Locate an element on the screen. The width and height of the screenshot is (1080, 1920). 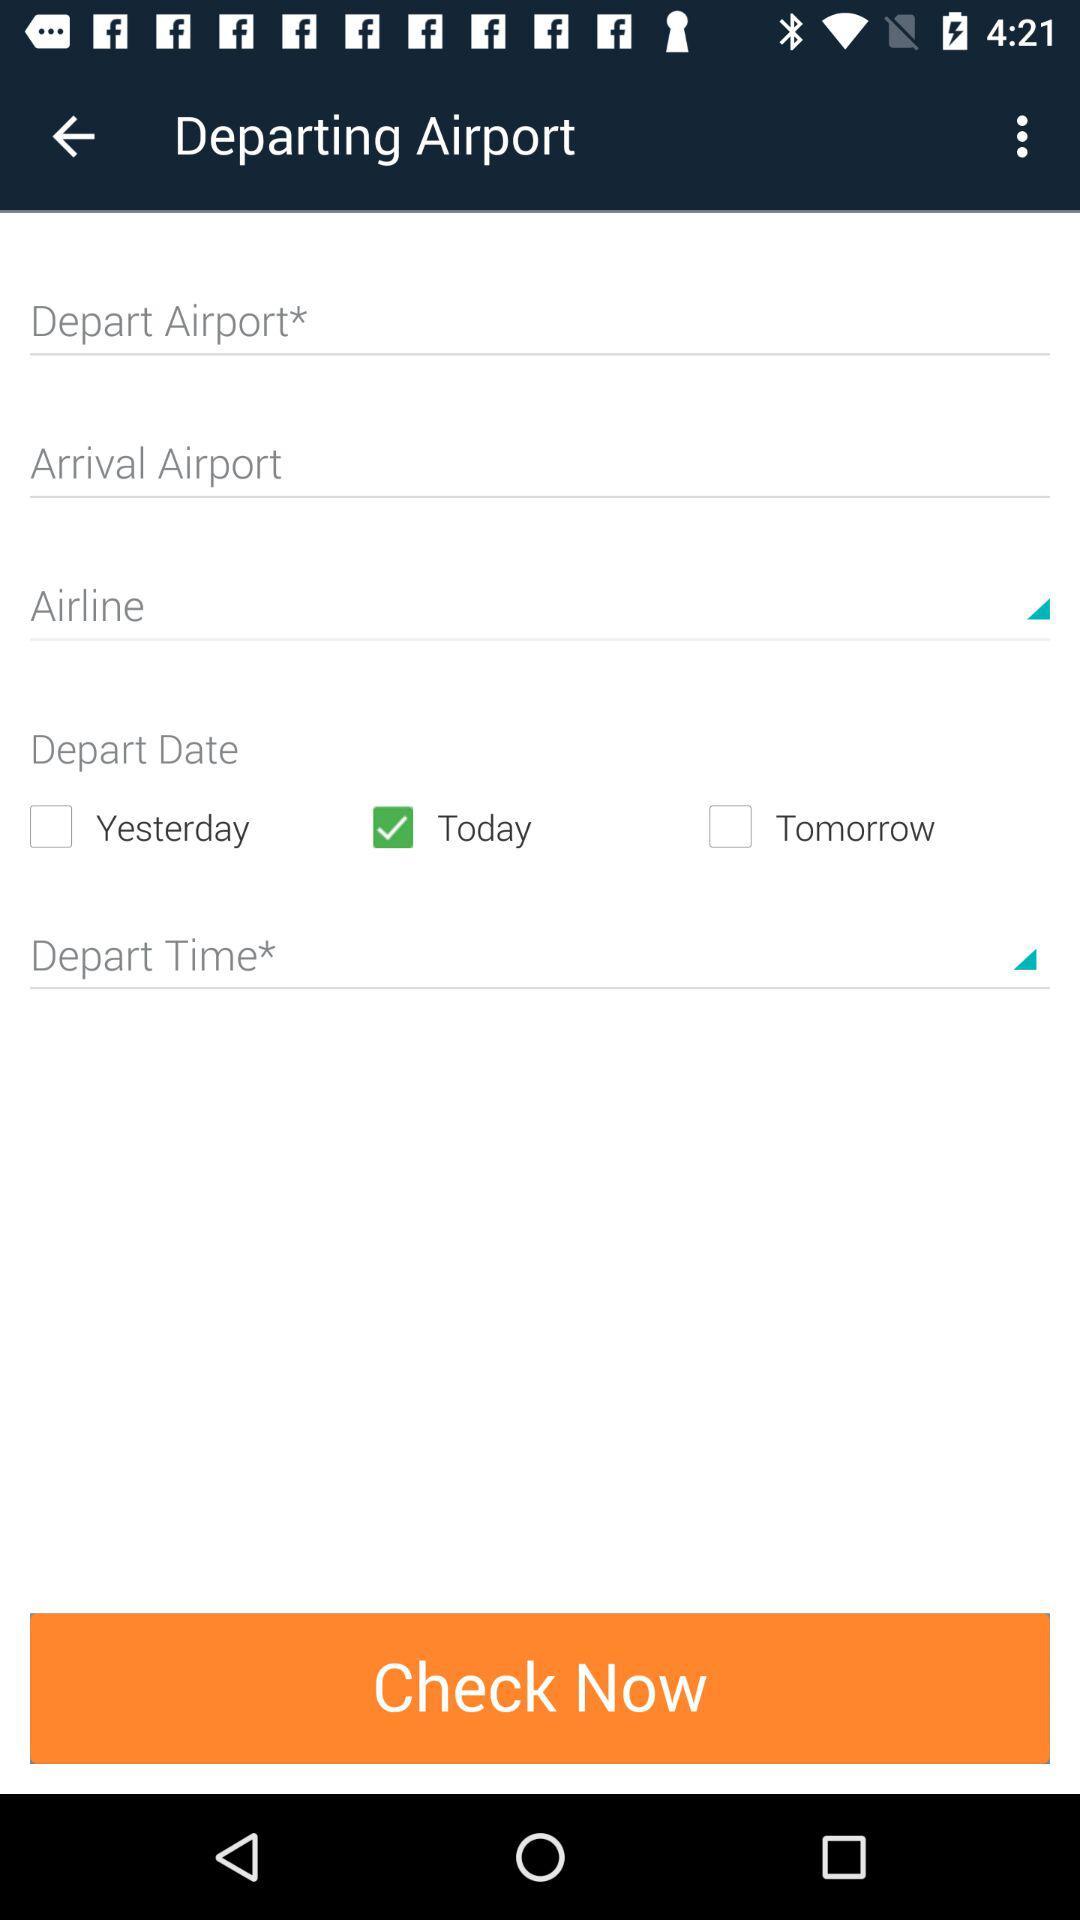
today item is located at coordinates (538, 826).